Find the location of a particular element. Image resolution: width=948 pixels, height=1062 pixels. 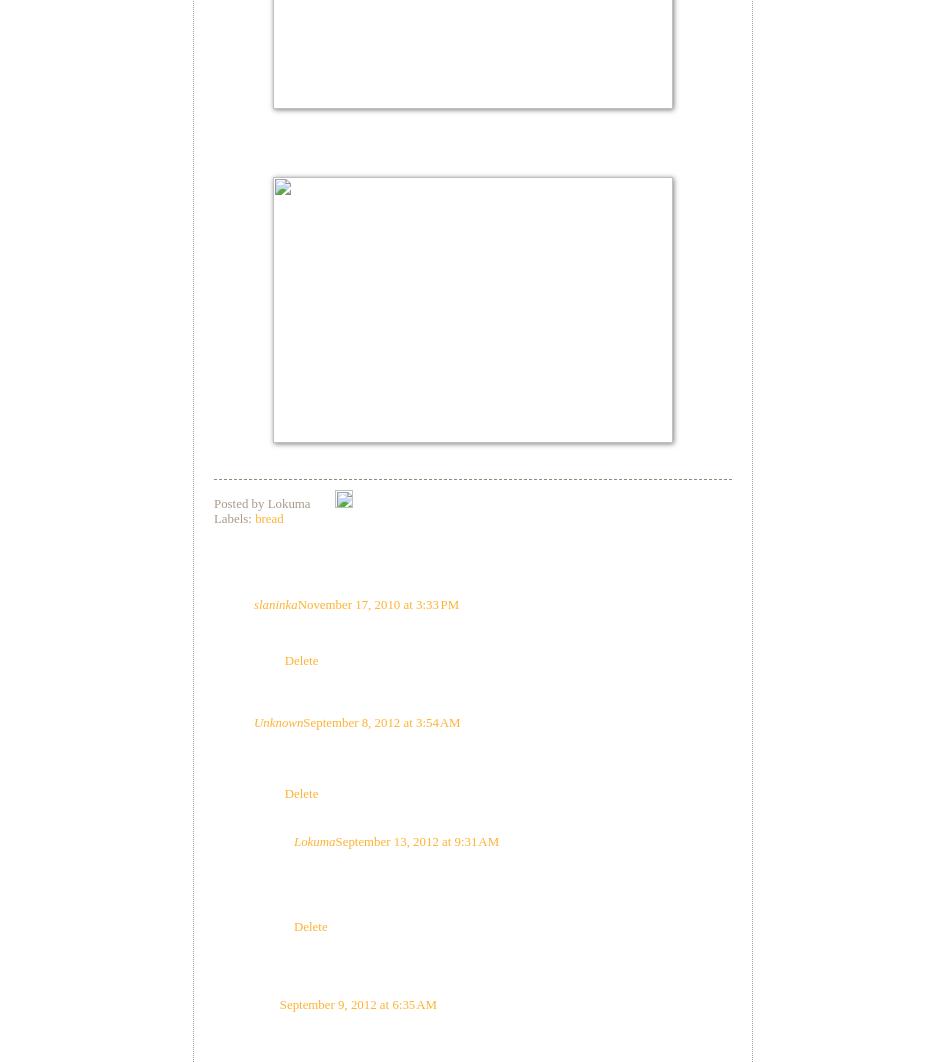

'Stuart - I was wondering that too. But 500g is a lot of yoghurt, and there's no water in the recipe. It might work with soy milk, or soy curd, made with a veg. gelatine.' is located at coordinates (483, 1038).